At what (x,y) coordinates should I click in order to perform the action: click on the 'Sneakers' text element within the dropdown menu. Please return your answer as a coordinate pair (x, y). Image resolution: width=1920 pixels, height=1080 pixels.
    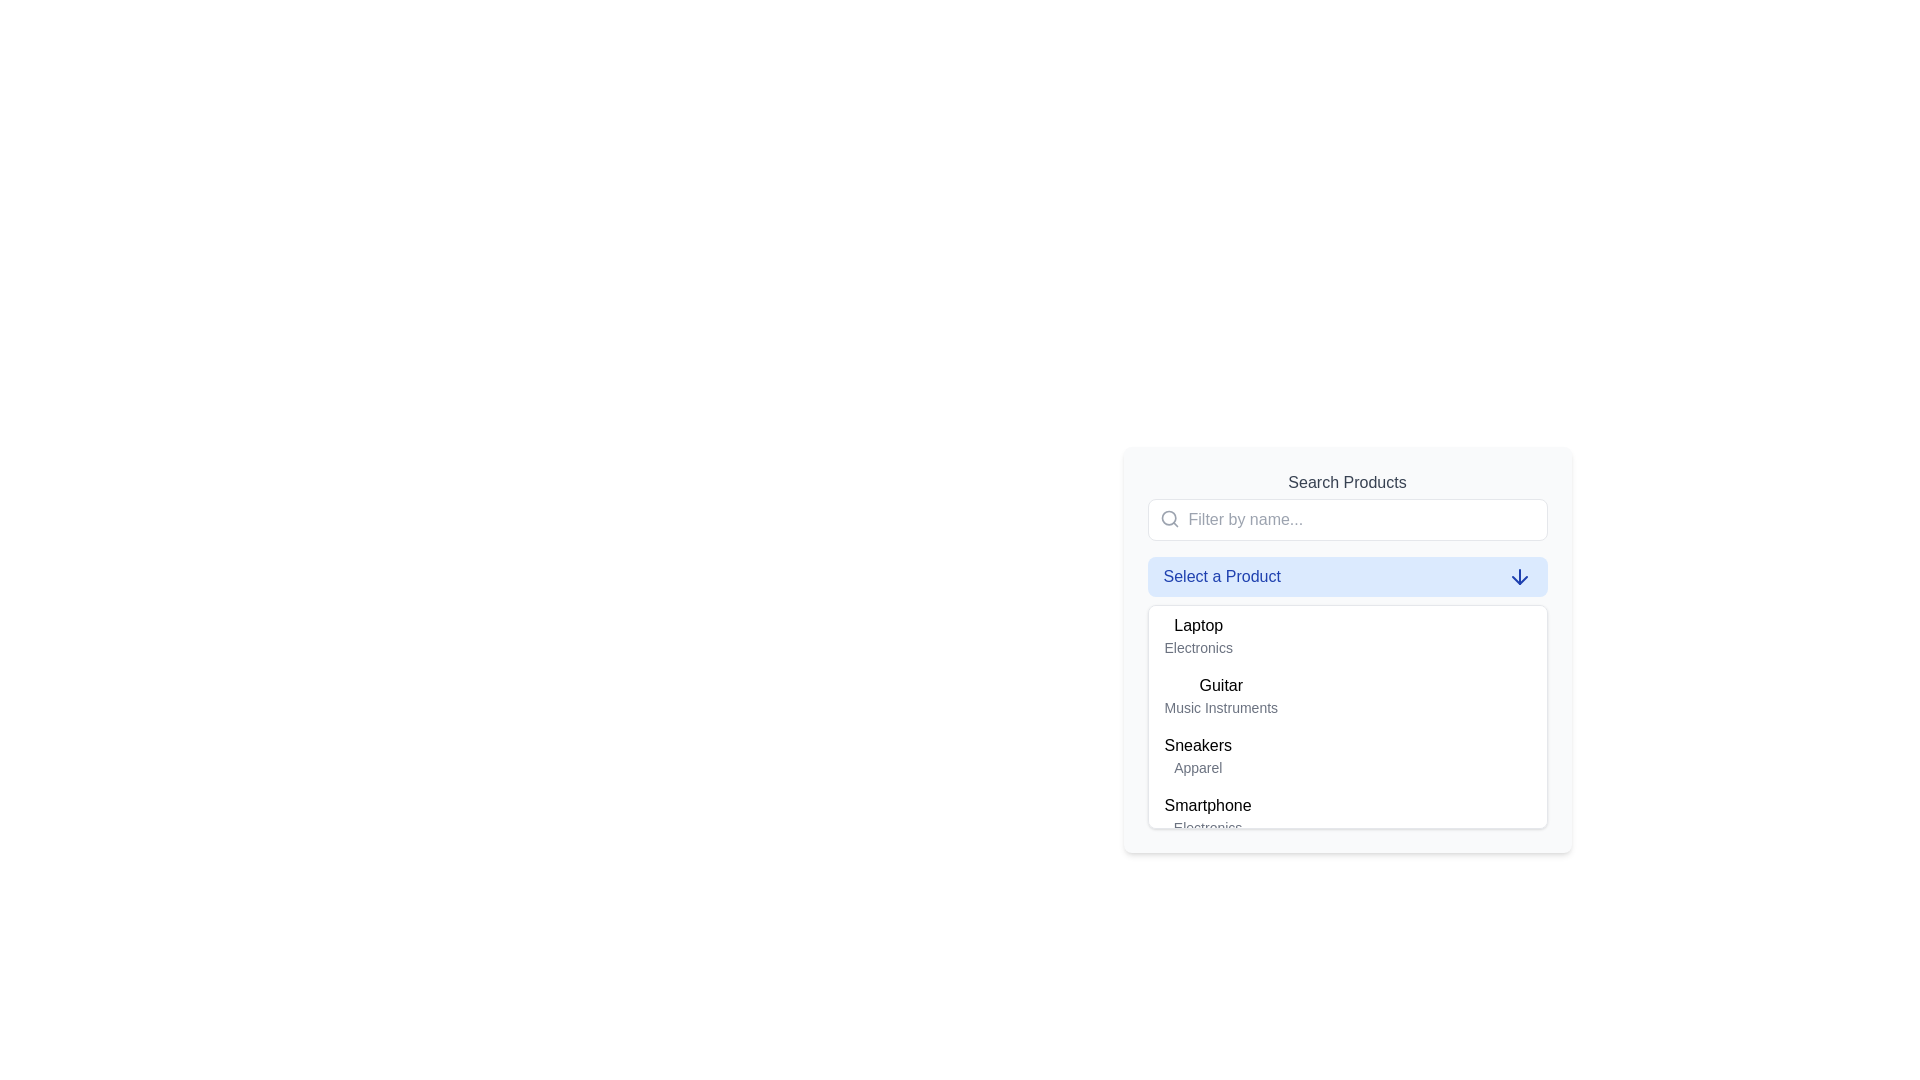
    Looking at the image, I should click on (1198, 745).